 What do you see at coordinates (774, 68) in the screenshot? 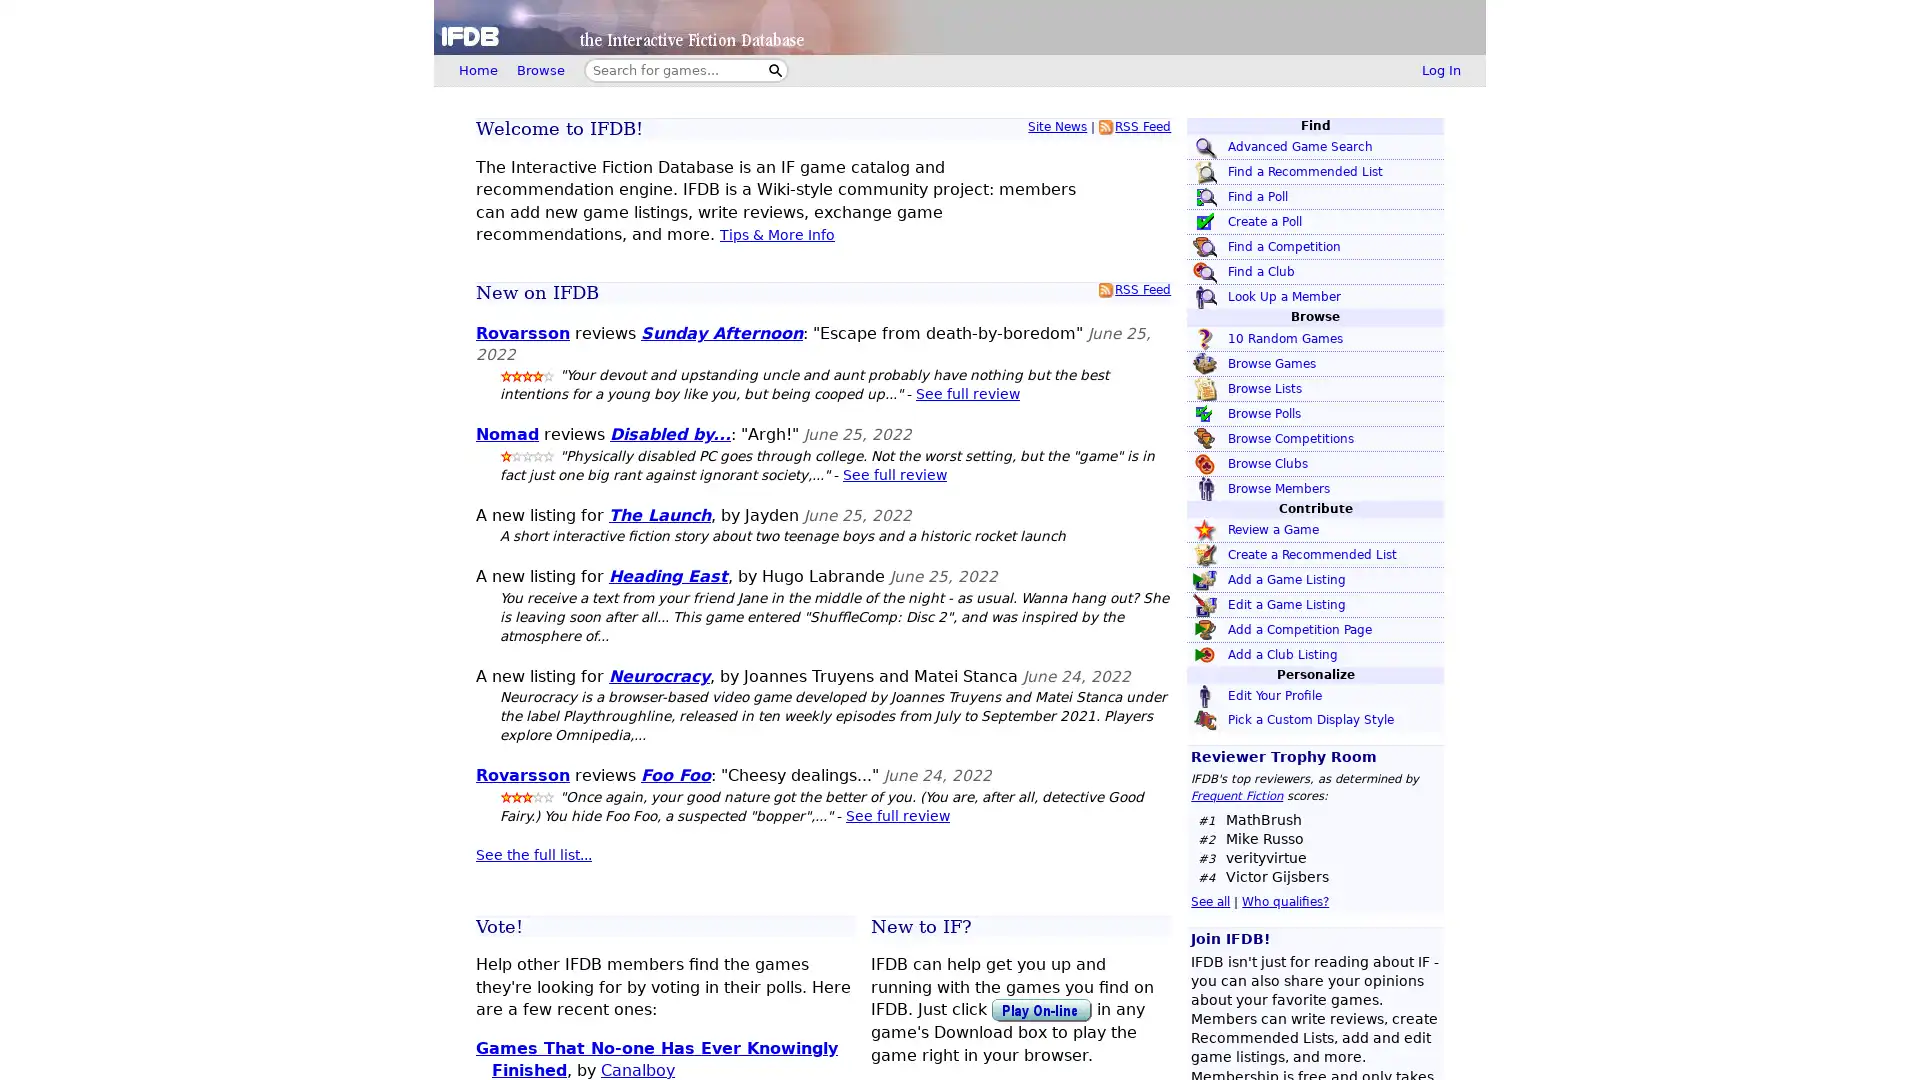
I see `Search` at bounding box center [774, 68].